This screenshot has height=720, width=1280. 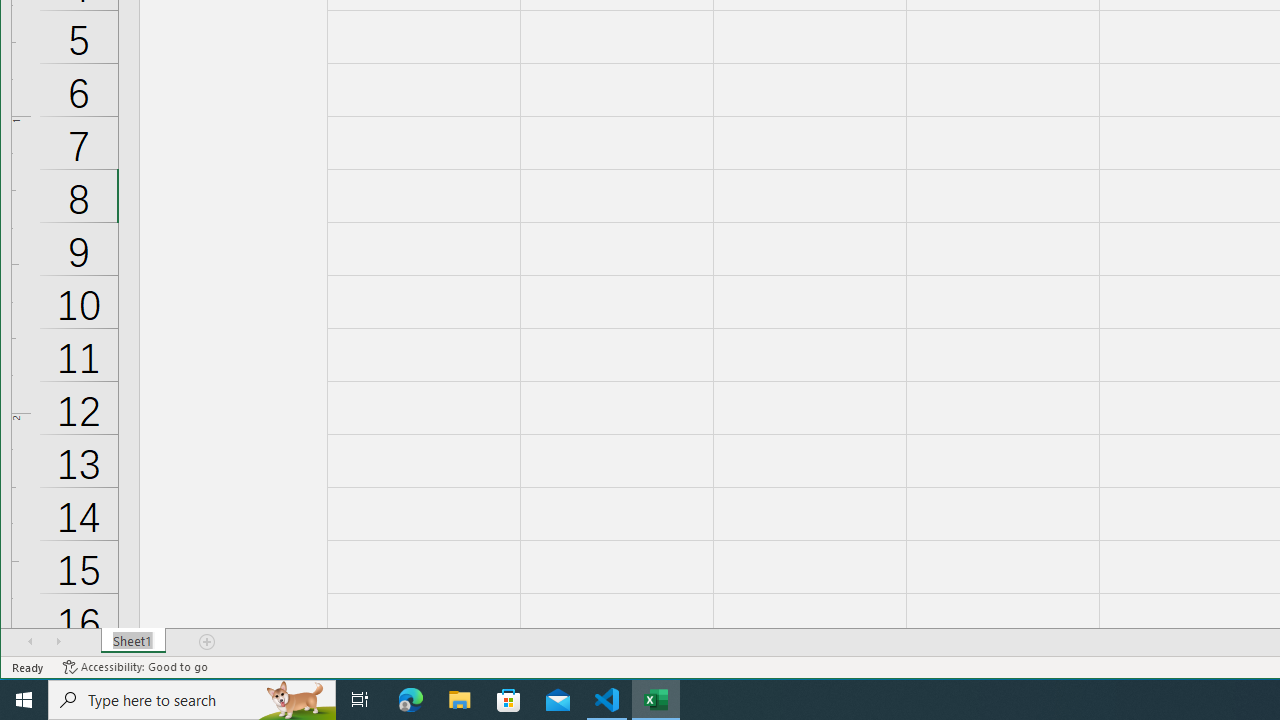 What do you see at coordinates (656, 698) in the screenshot?
I see `'Excel - 1 running window'` at bounding box center [656, 698].